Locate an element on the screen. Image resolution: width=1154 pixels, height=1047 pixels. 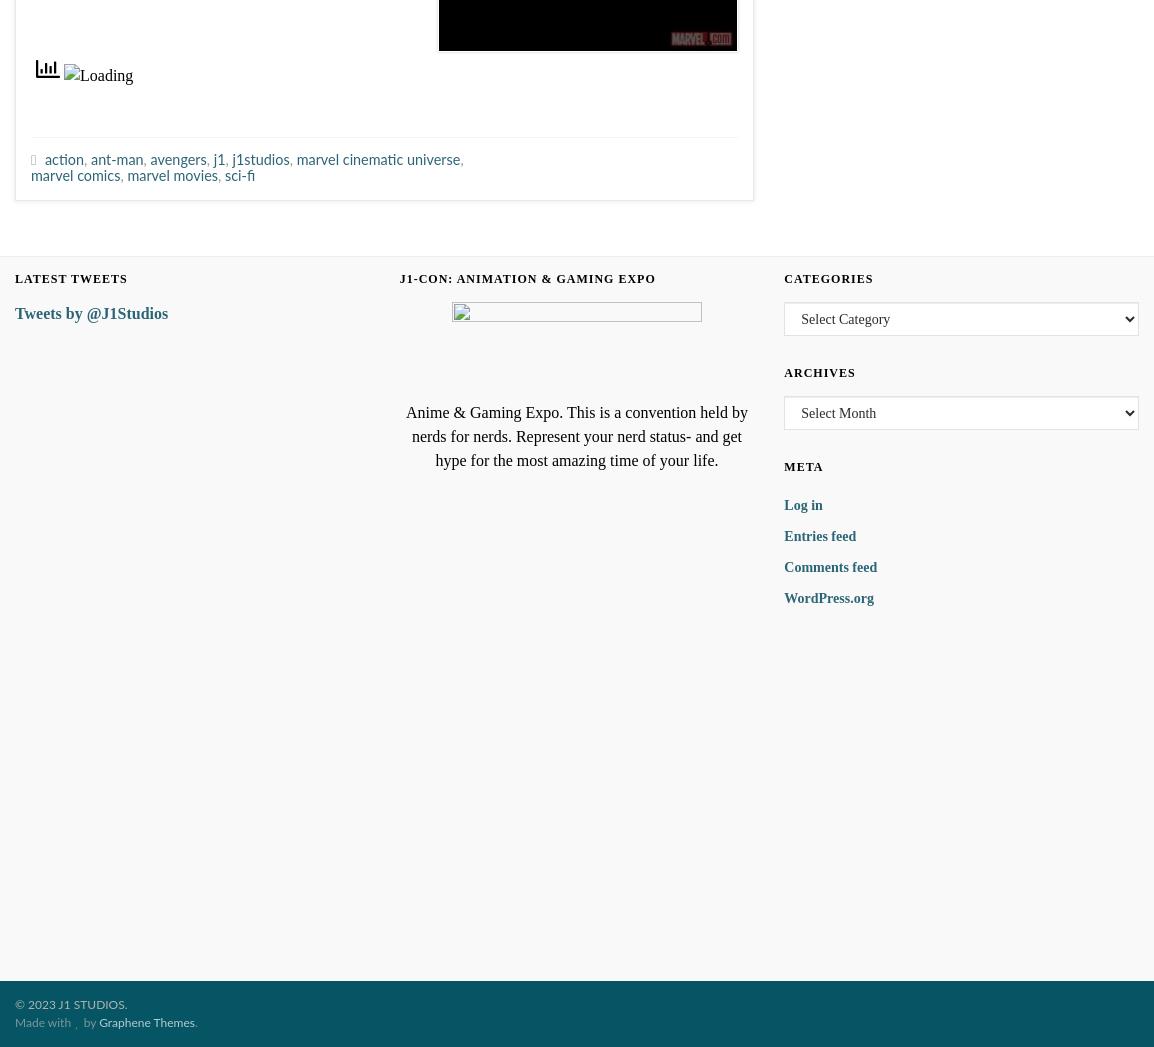
'© 2023 J1 STUDIOS.' is located at coordinates (69, 1005).